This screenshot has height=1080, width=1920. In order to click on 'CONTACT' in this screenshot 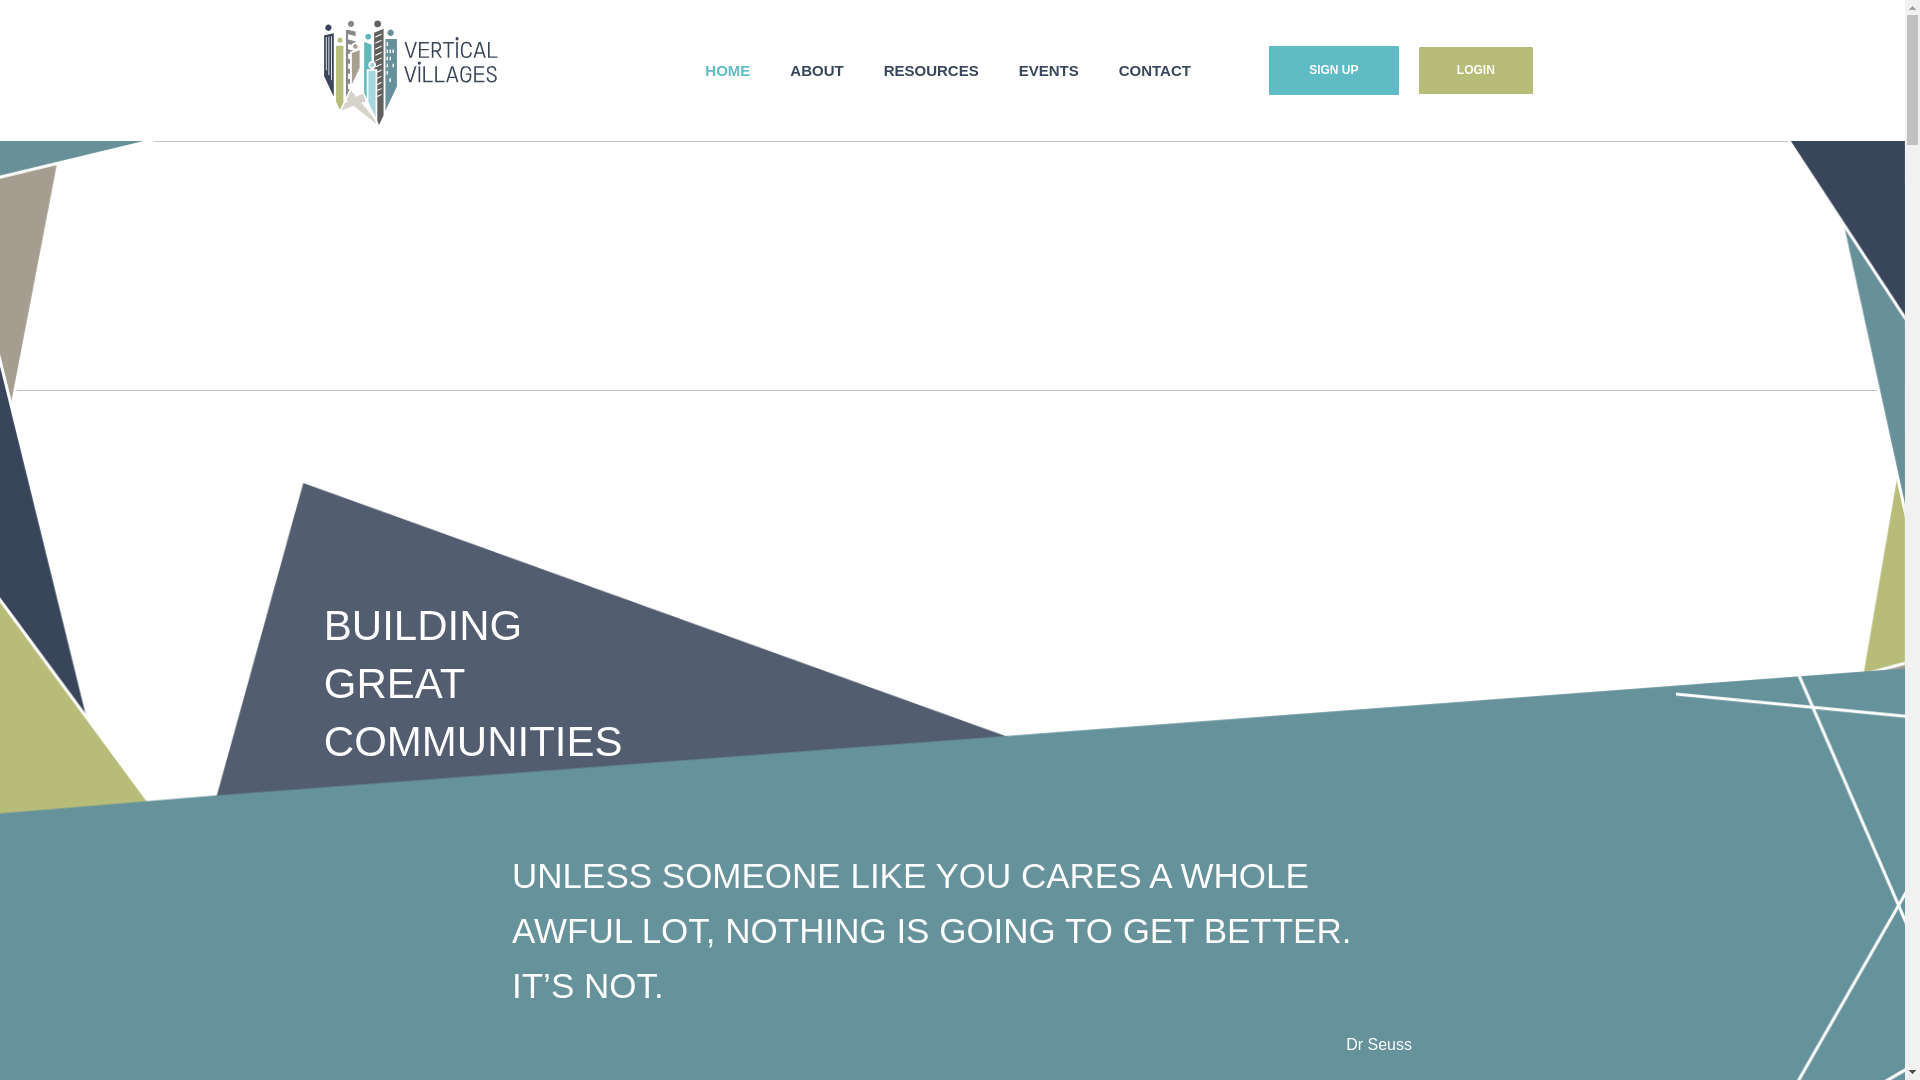, I will do `click(1155, 69)`.